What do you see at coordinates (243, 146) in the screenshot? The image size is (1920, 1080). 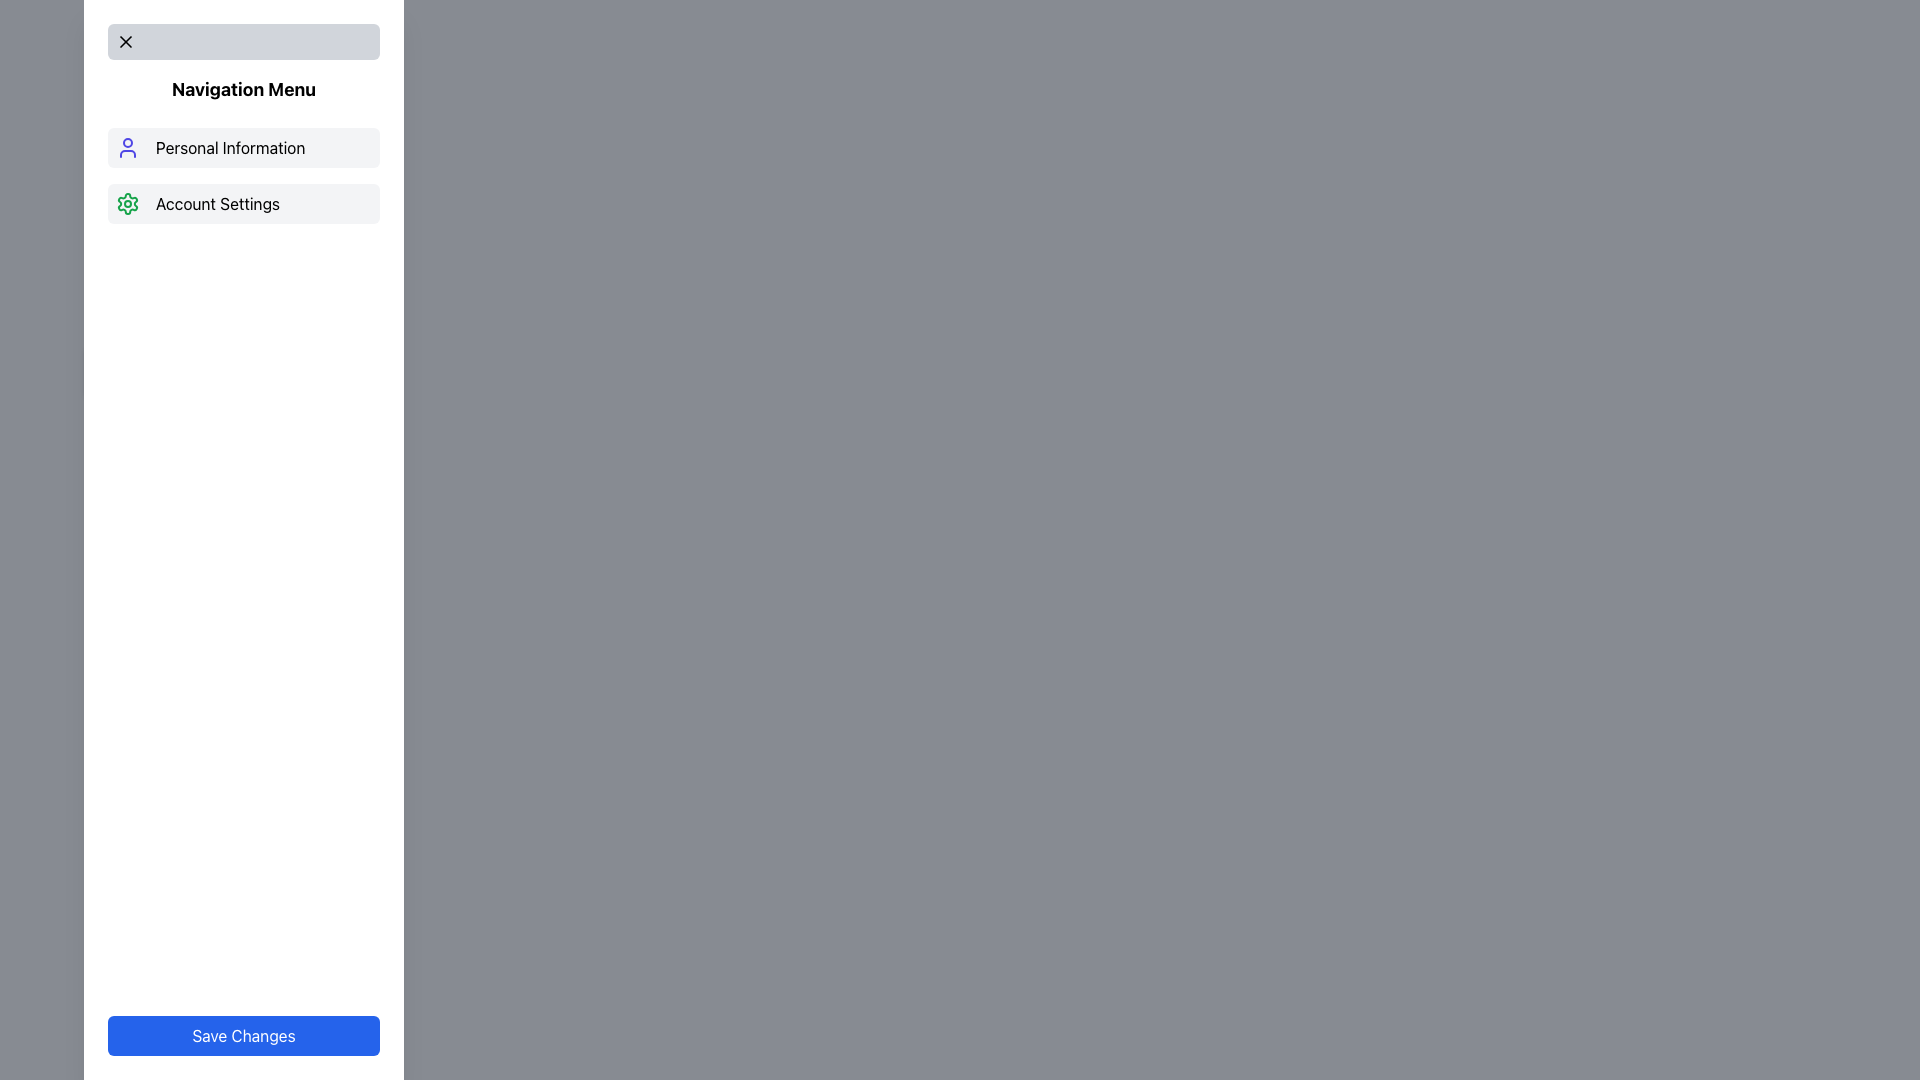 I see `the first list item in the navigation menu labeled 'Personal Information', which features a user icon in indigo and text in black` at bounding box center [243, 146].